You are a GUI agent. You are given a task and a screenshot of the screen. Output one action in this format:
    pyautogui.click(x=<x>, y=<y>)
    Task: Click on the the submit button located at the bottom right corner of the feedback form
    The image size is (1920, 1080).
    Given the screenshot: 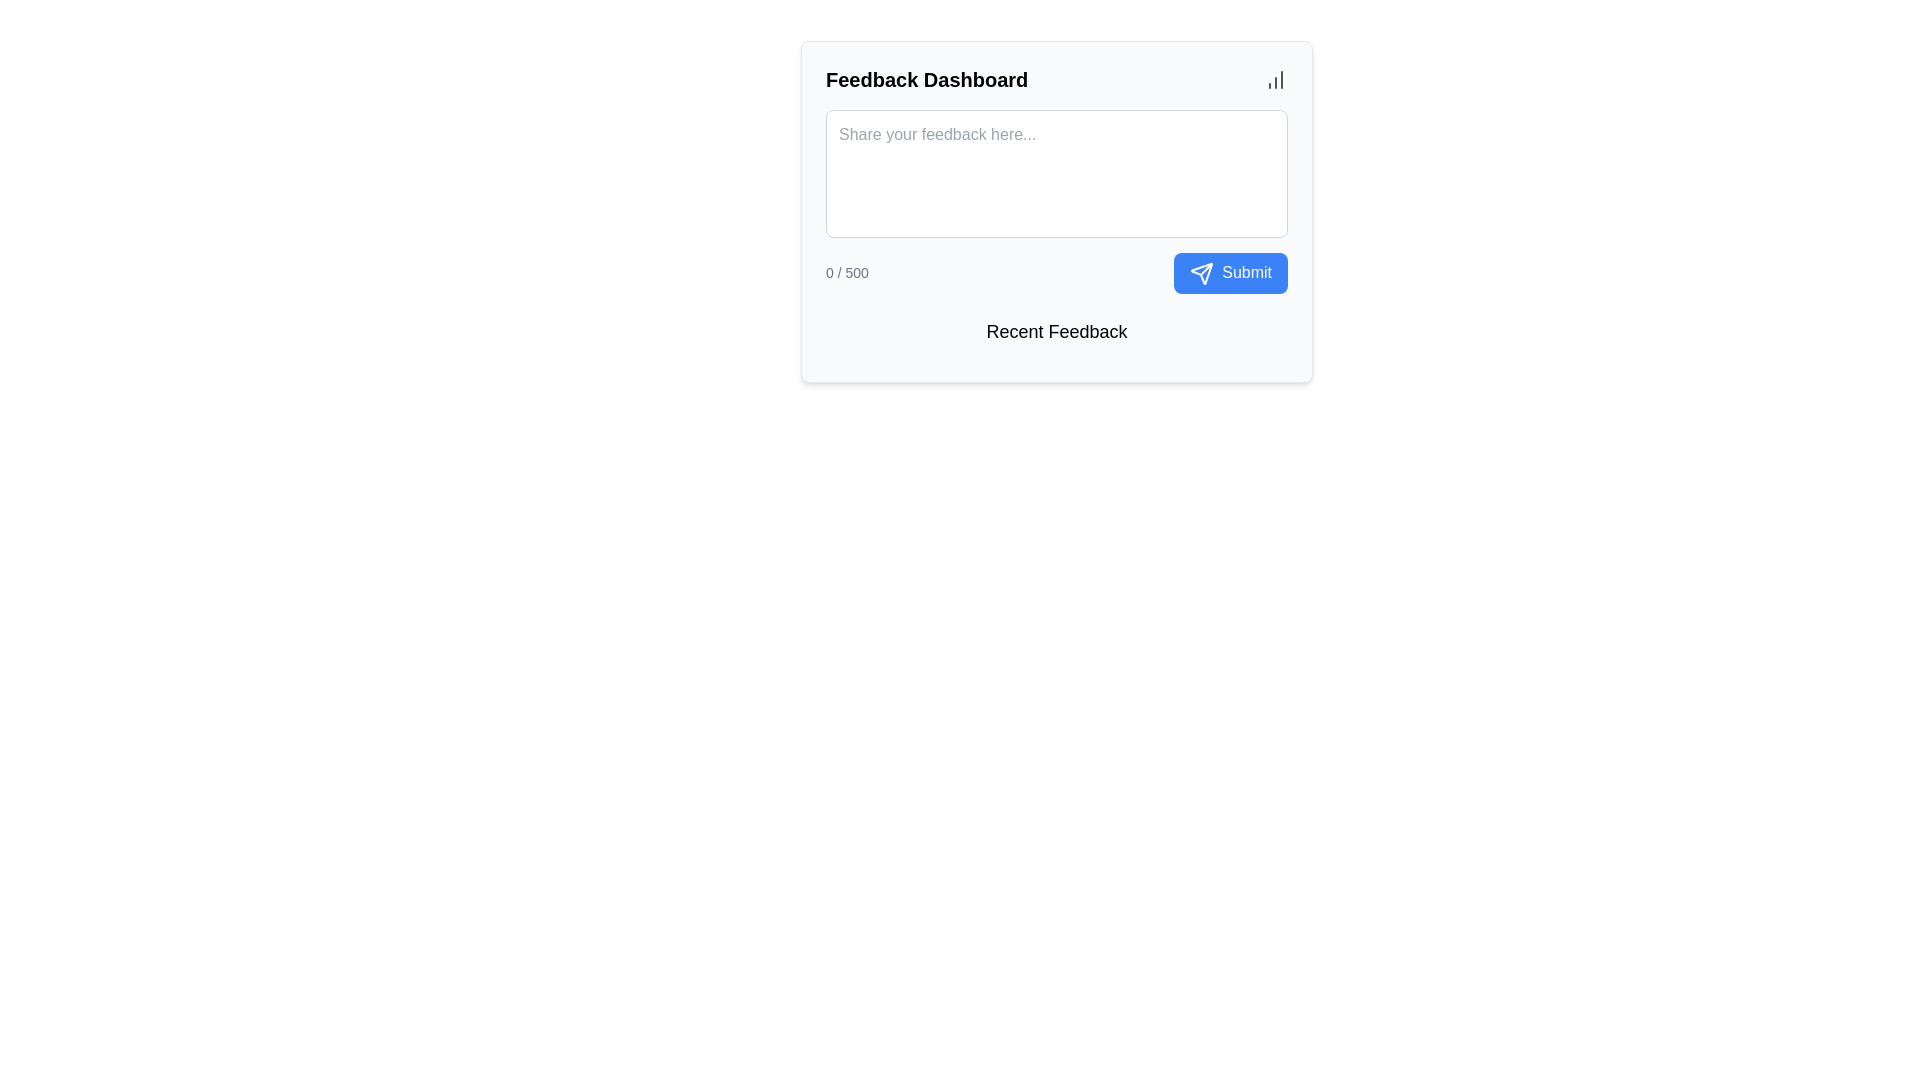 What is the action you would take?
    pyautogui.click(x=1230, y=273)
    